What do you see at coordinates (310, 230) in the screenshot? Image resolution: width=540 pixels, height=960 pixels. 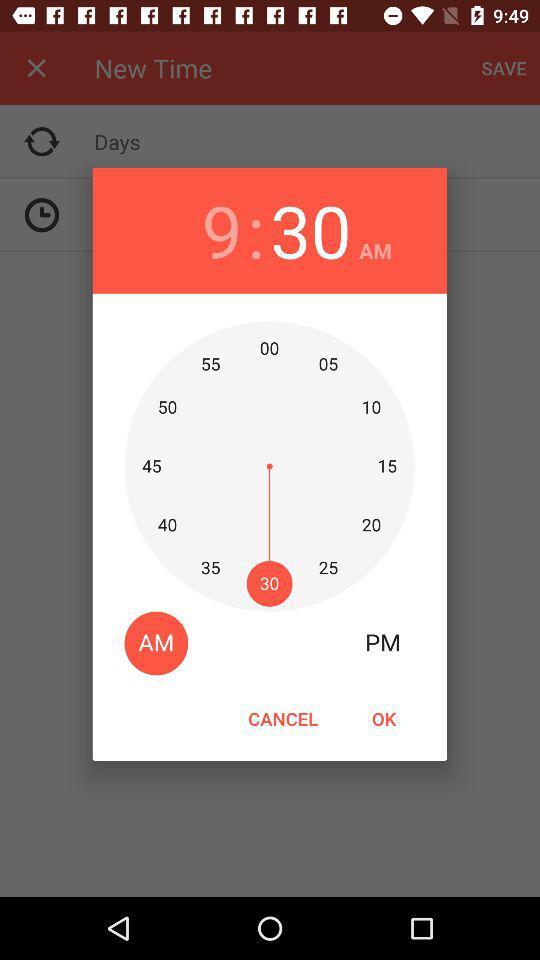 I see `the item to the right of the : icon` at bounding box center [310, 230].